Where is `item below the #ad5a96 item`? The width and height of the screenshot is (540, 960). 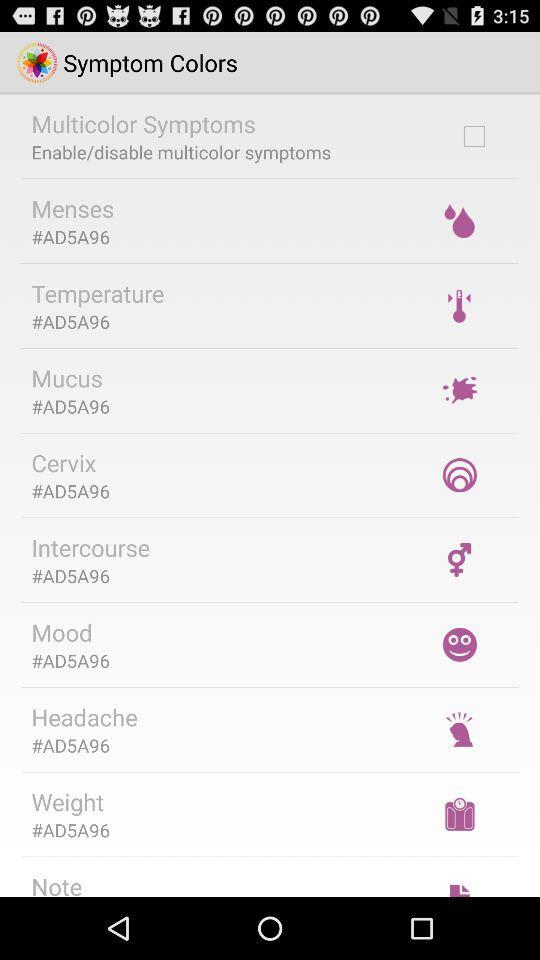
item below the #ad5a96 item is located at coordinates (56, 882).